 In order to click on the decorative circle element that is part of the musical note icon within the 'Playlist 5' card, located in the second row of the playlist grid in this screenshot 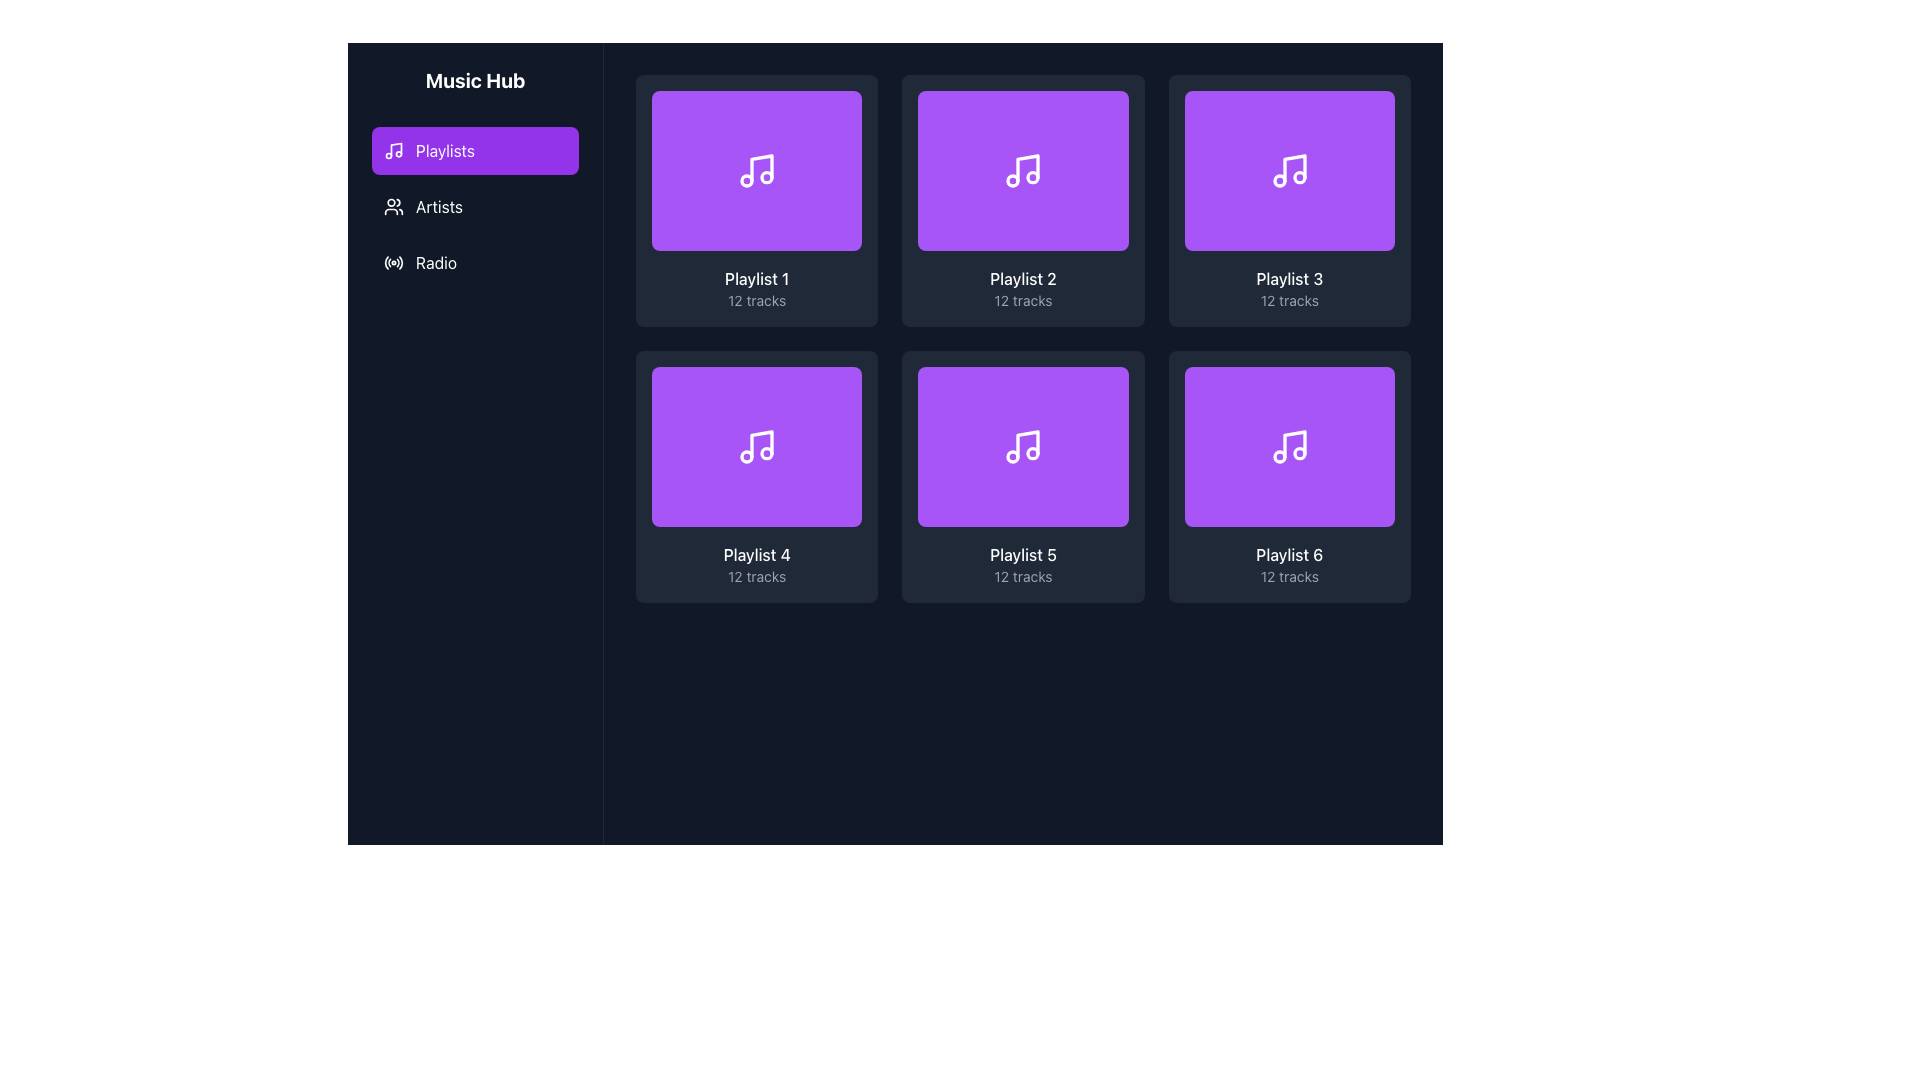, I will do `click(1033, 453)`.